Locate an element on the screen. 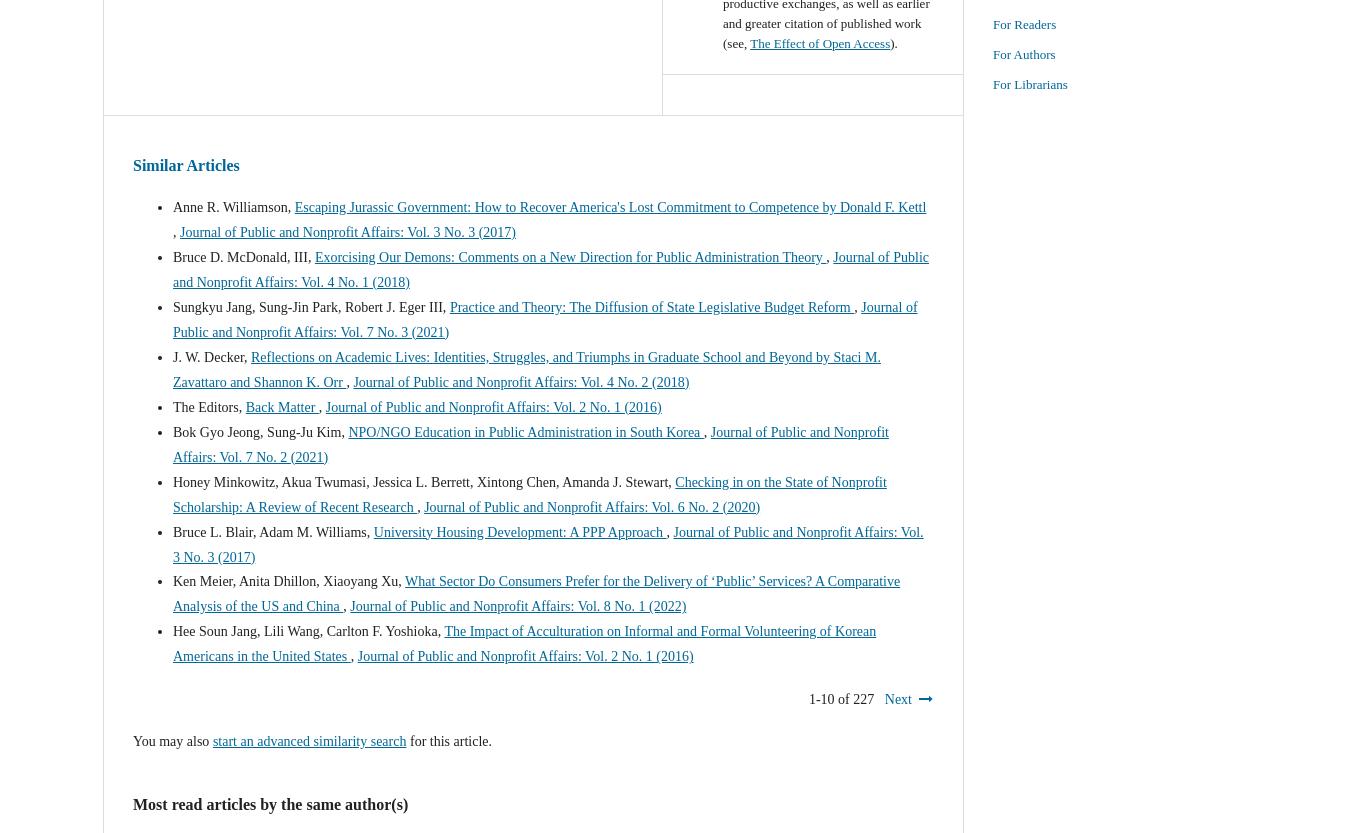 This screenshot has height=833, width=1366. 'Anne R. Williamson,' is located at coordinates (171, 205).